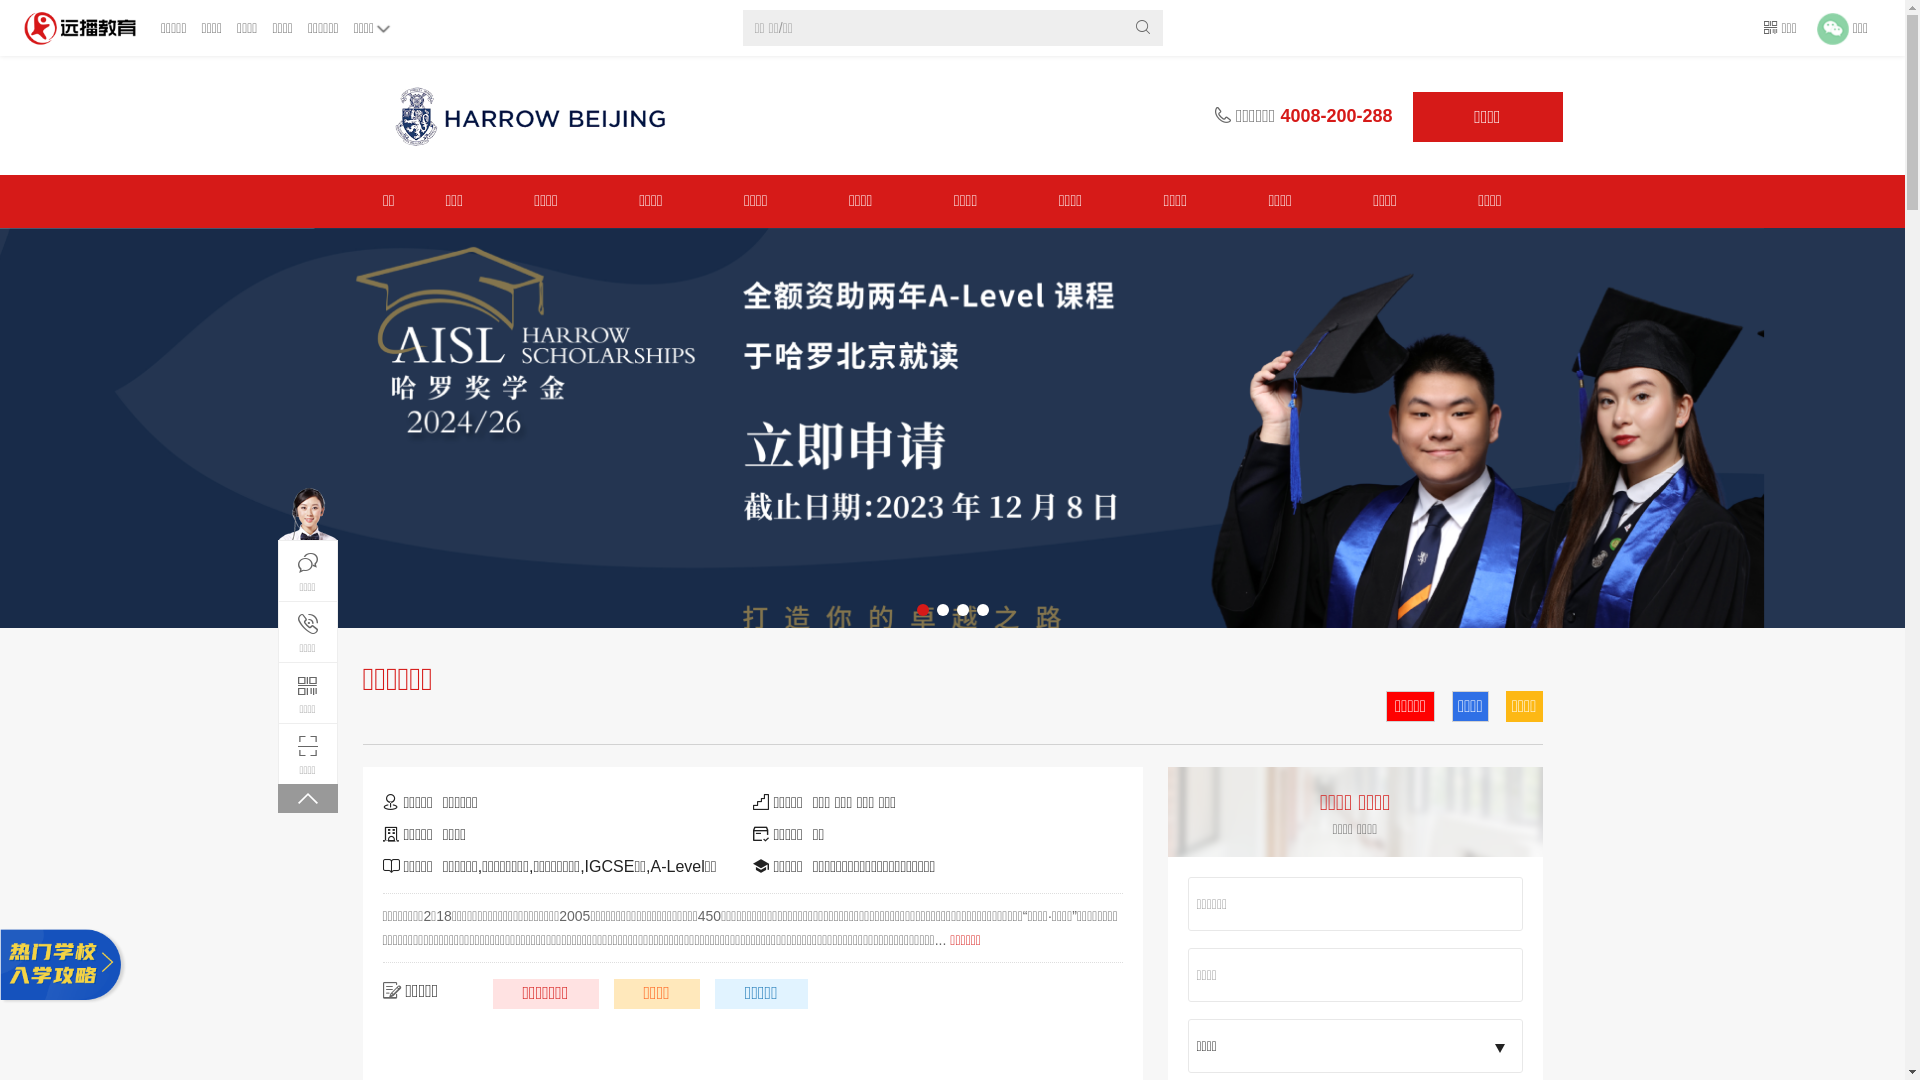 The width and height of the screenshot is (1920, 1080). Describe the element at coordinates (1280, 115) in the screenshot. I see `'4008-200-288'` at that location.